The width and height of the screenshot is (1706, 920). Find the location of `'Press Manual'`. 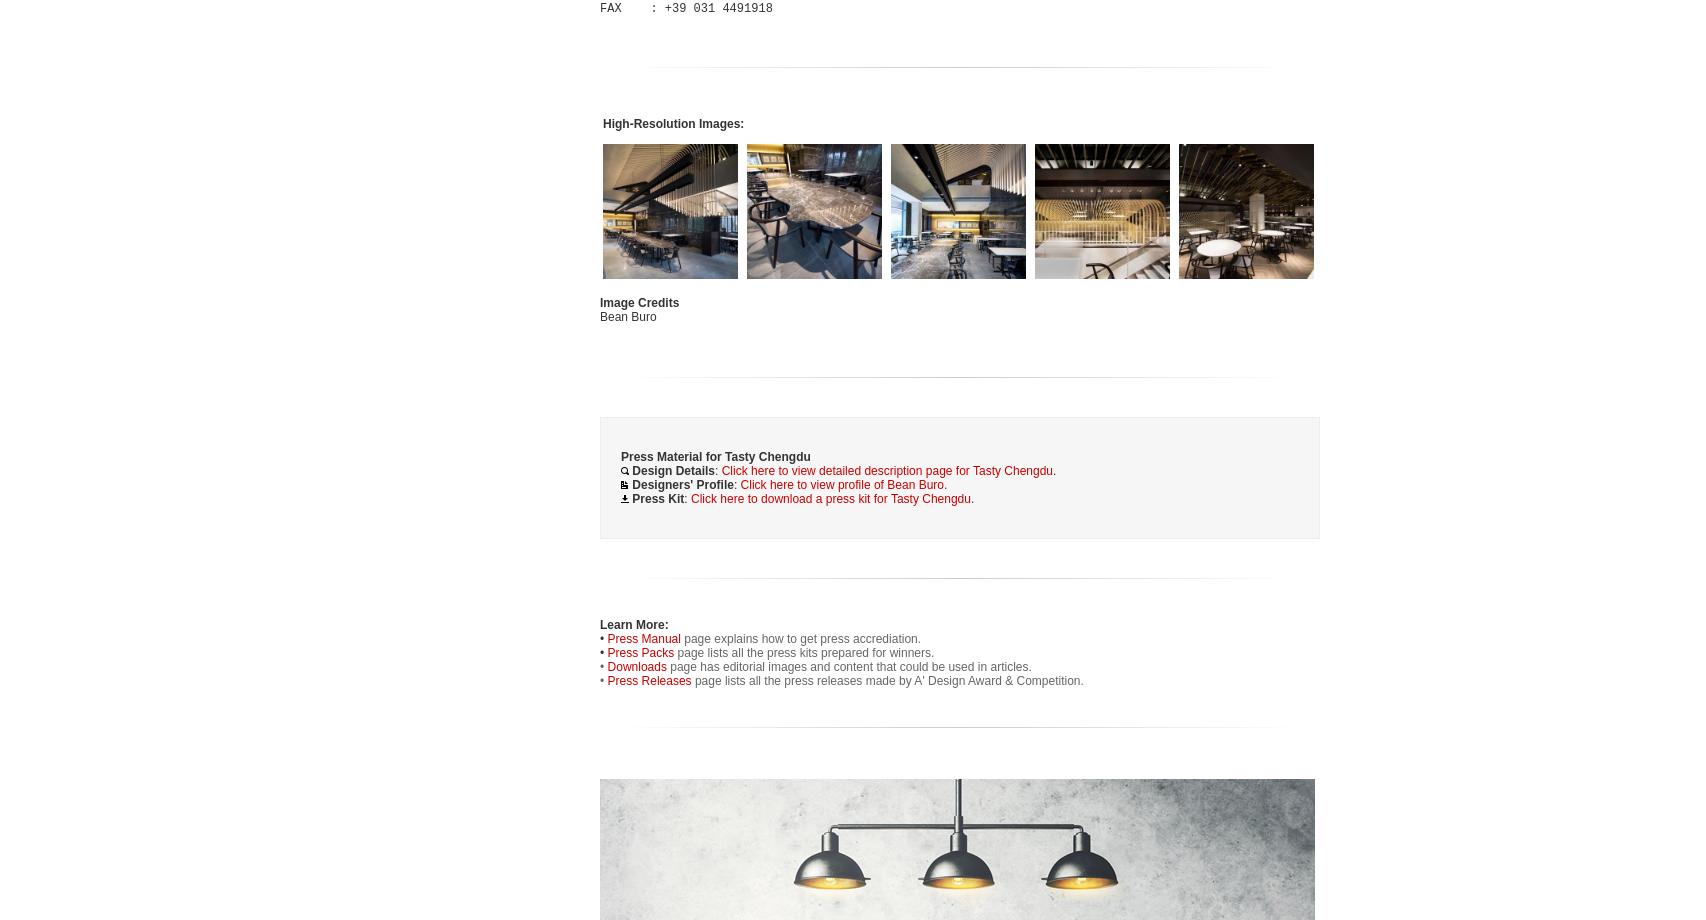

'Press Manual' is located at coordinates (644, 638).